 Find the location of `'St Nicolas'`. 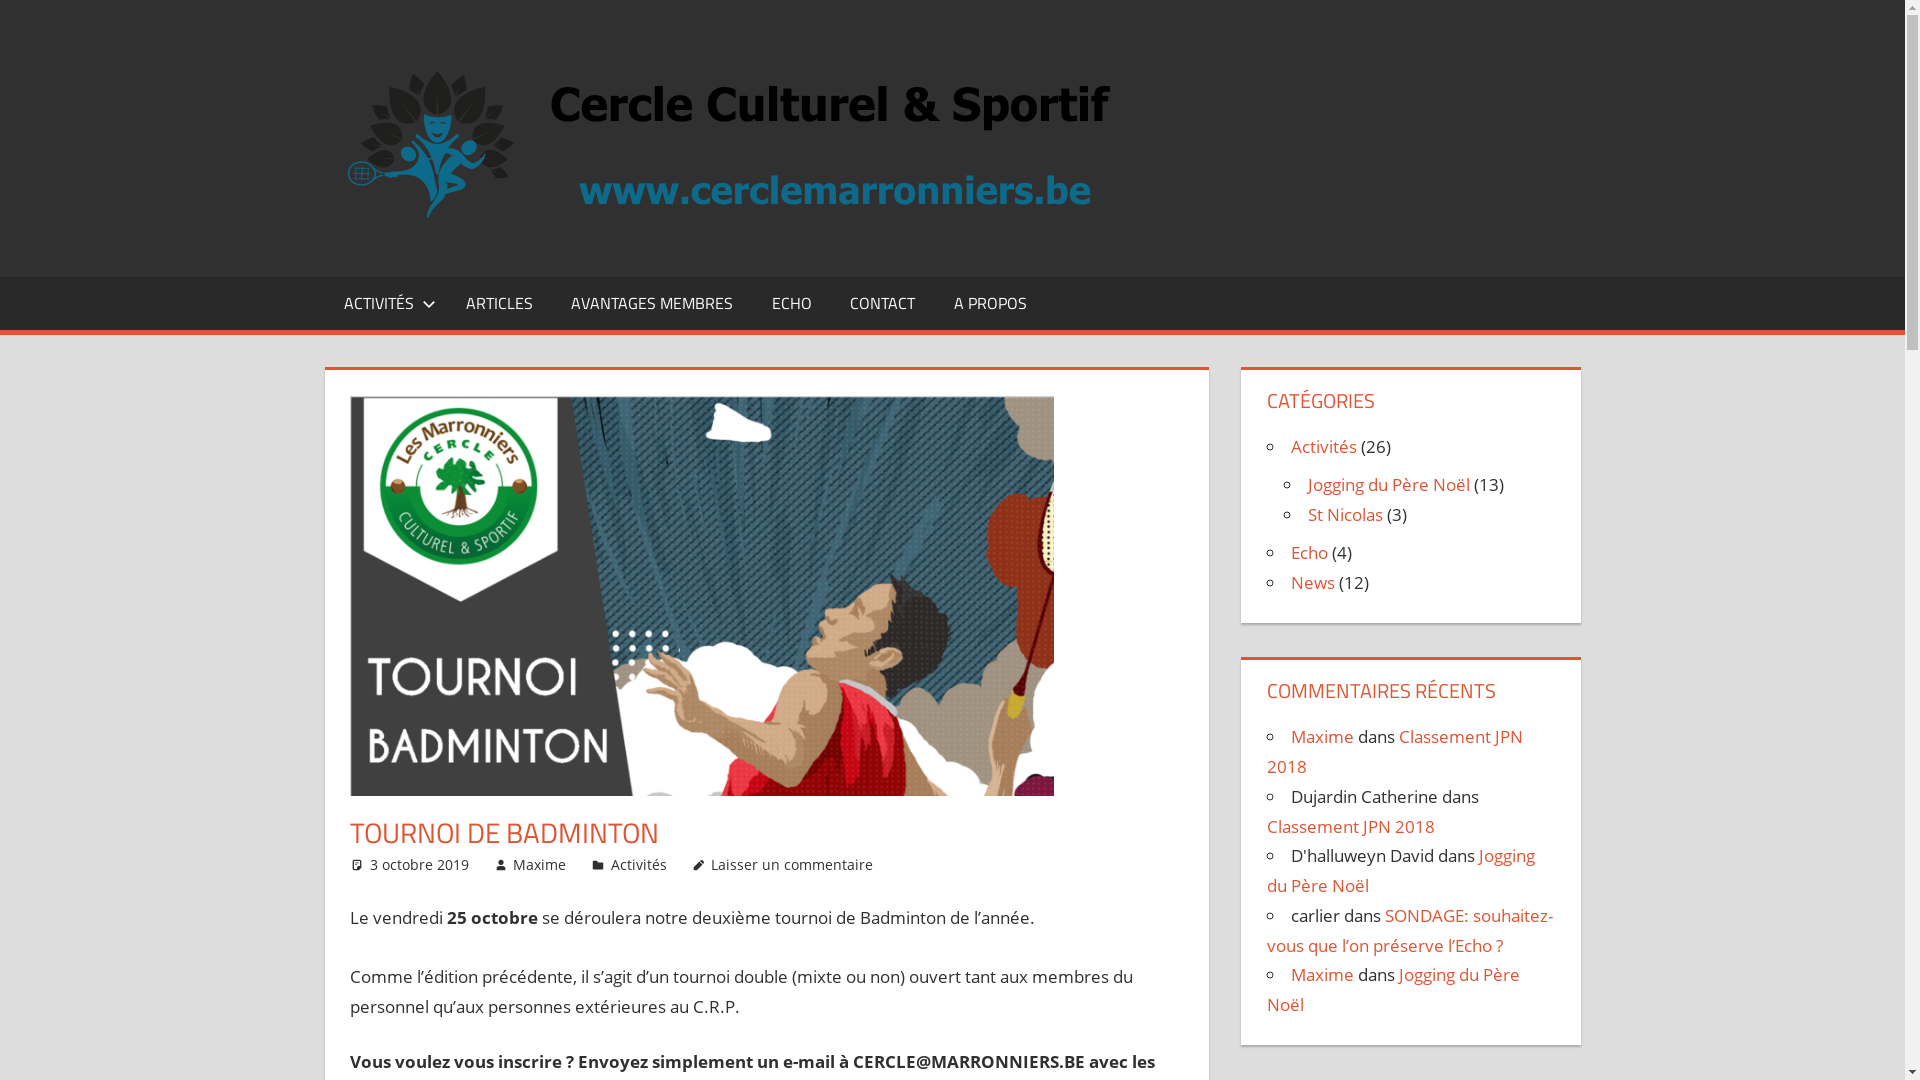

'St Nicolas' is located at coordinates (1308, 513).